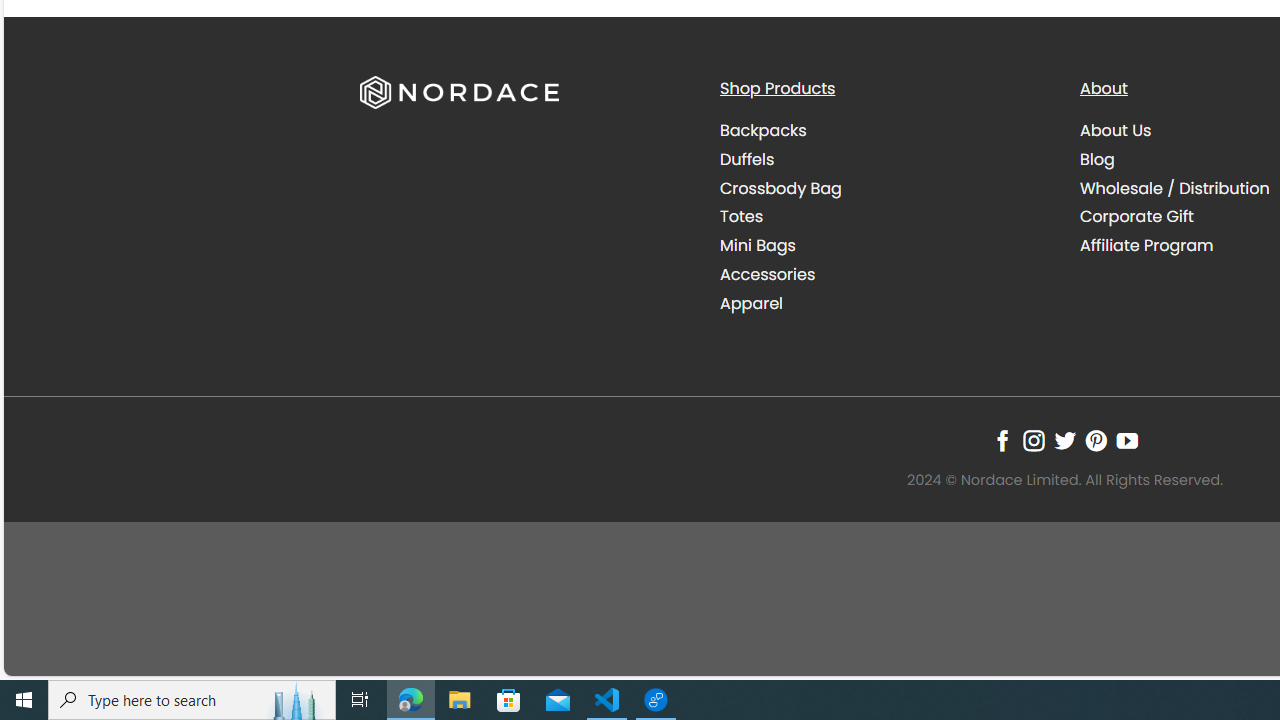 This screenshot has height=720, width=1280. What do you see at coordinates (1115, 131) in the screenshot?
I see `'About Us'` at bounding box center [1115, 131].